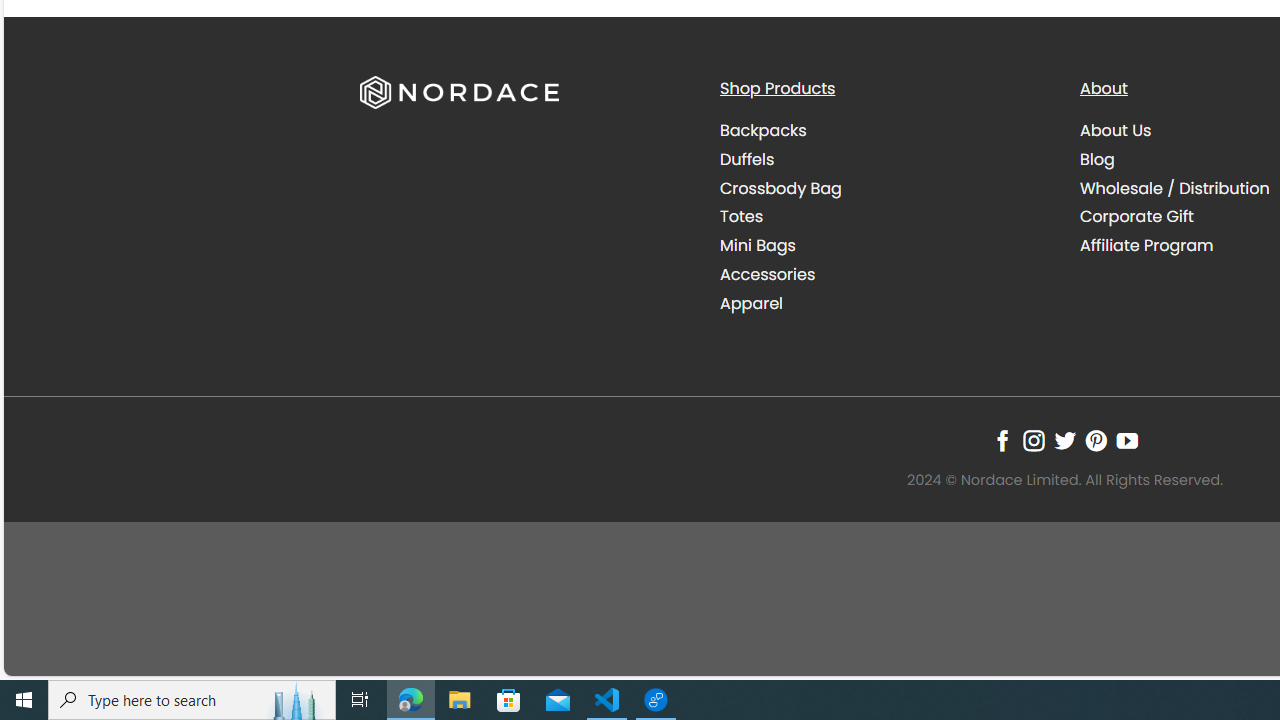 This screenshot has height=720, width=1280. What do you see at coordinates (1115, 131) in the screenshot?
I see `'About Us'` at bounding box center [1115, 131].